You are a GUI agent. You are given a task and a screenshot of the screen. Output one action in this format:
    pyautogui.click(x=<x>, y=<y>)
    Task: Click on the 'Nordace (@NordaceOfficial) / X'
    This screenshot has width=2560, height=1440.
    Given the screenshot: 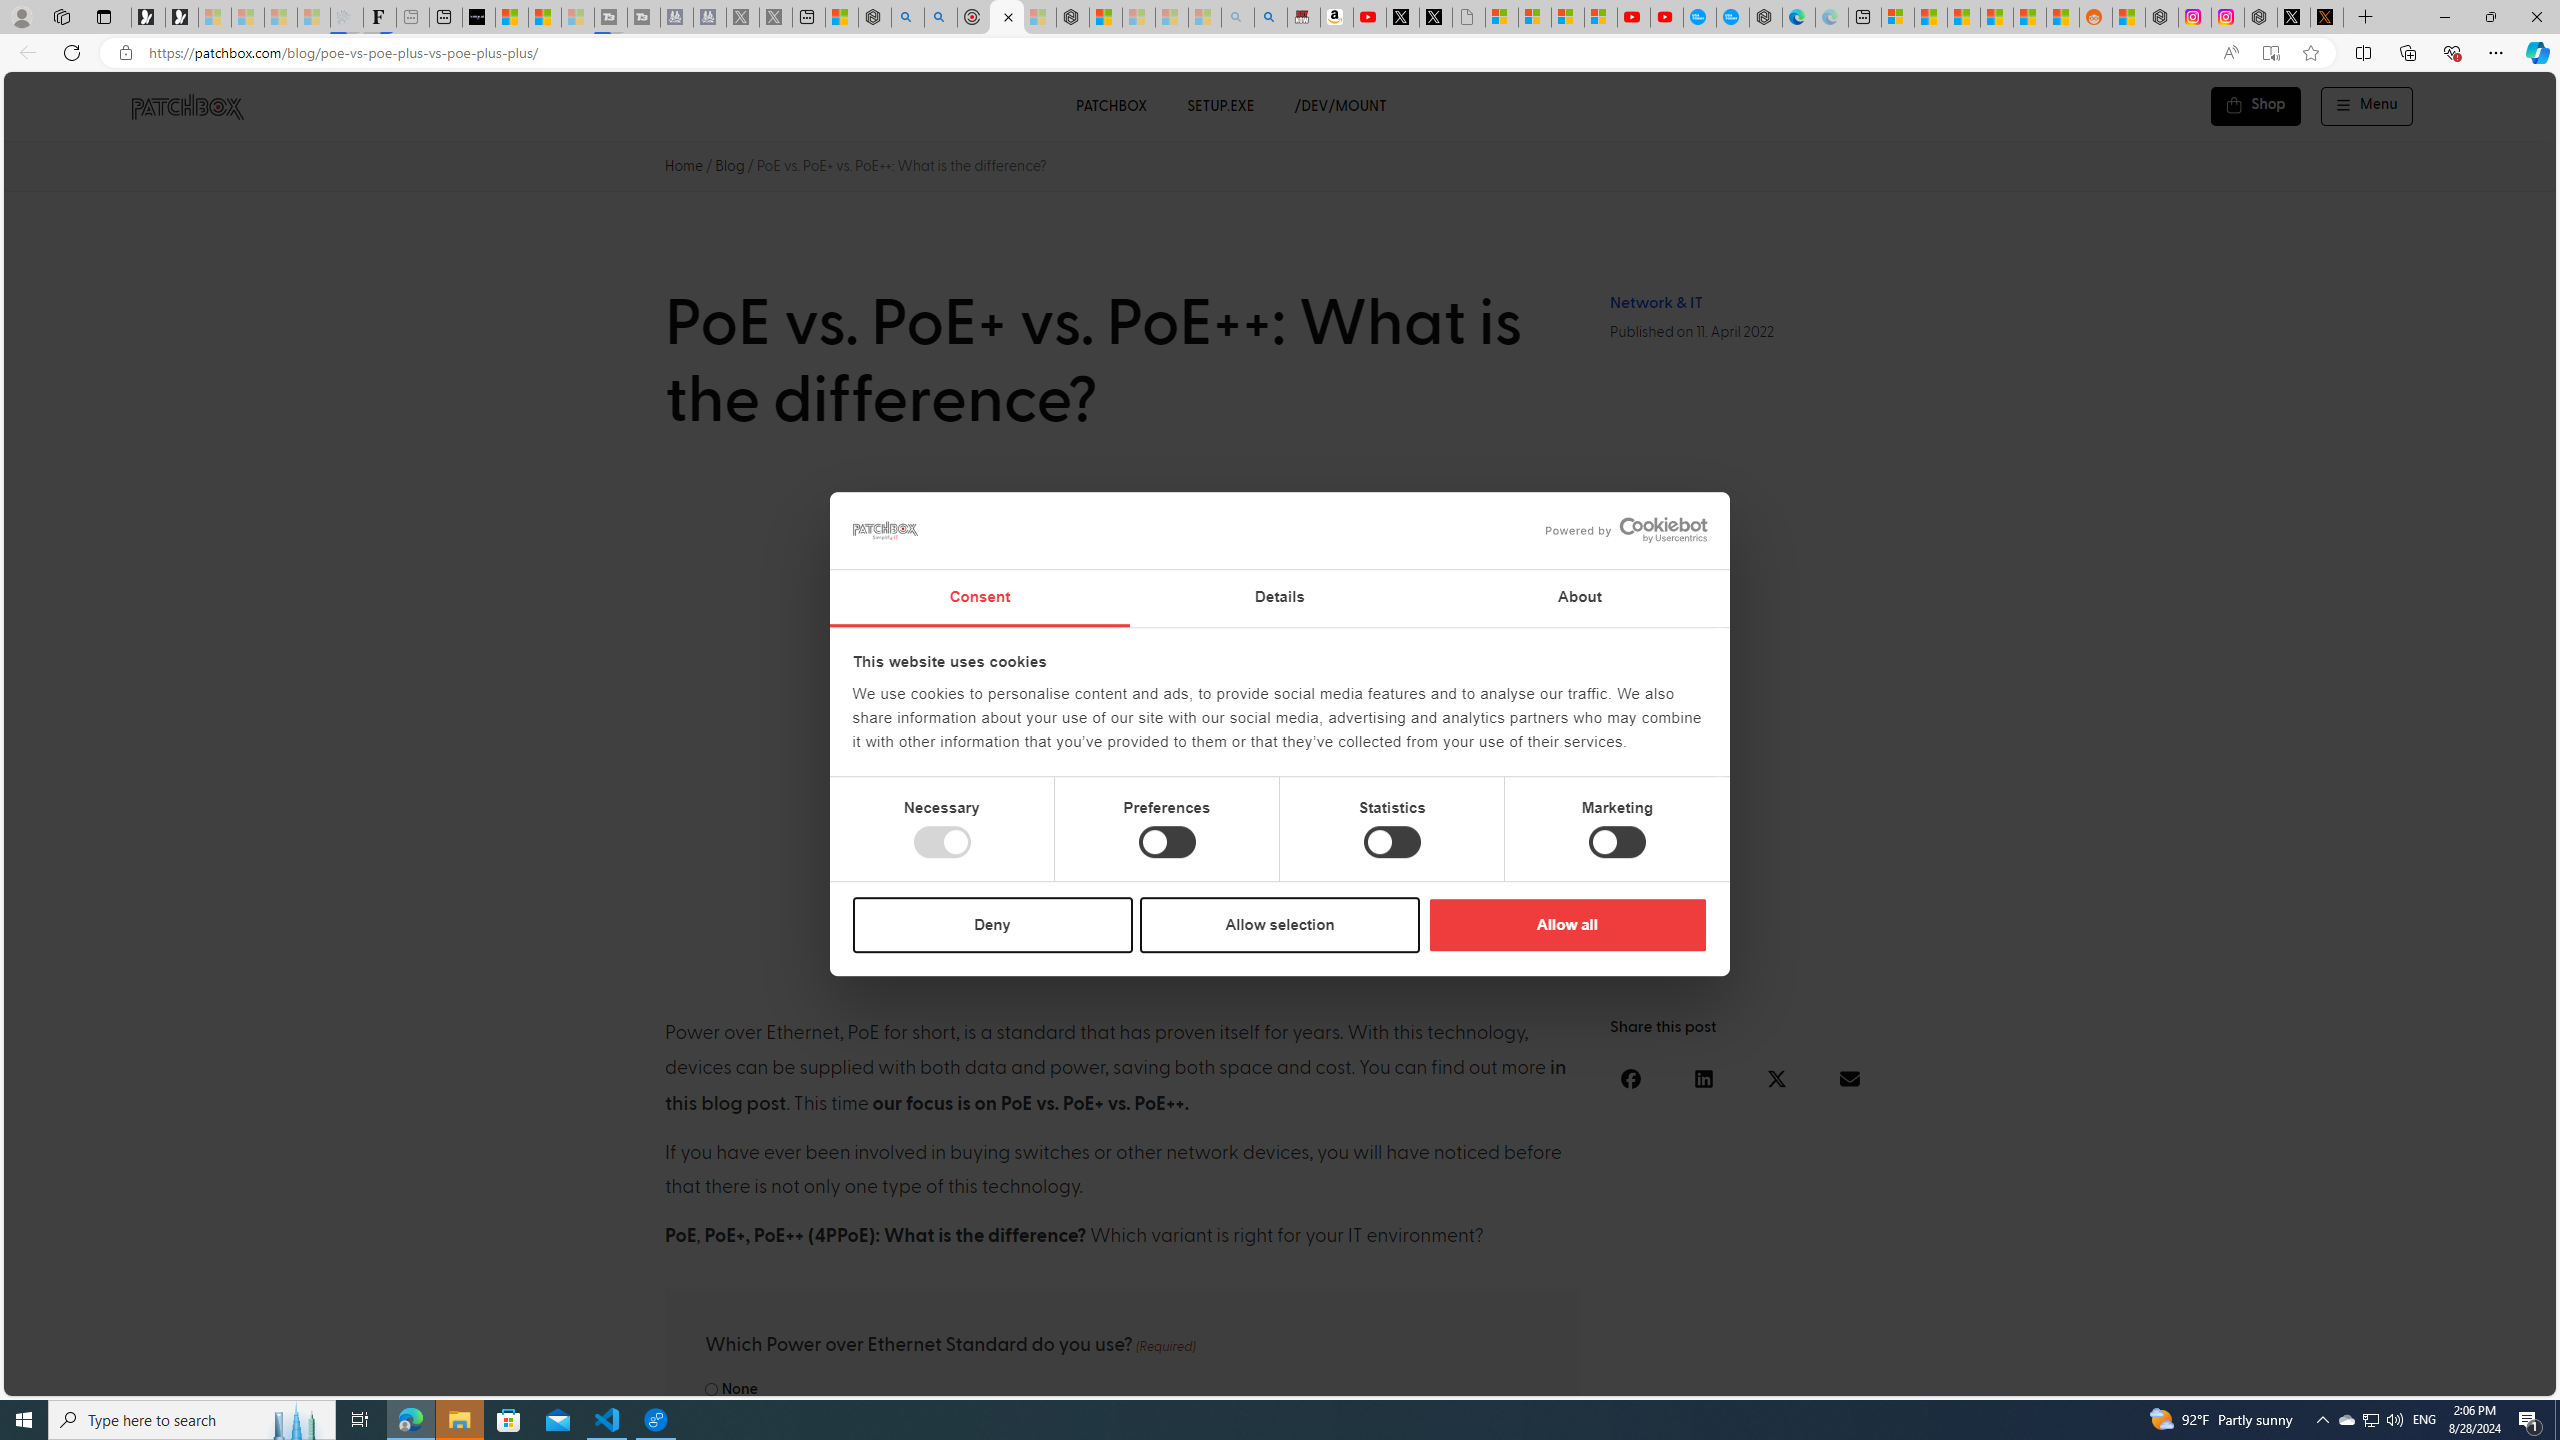 What is the action you would take?
    pyautogui.click(x=2292, y=16)
    